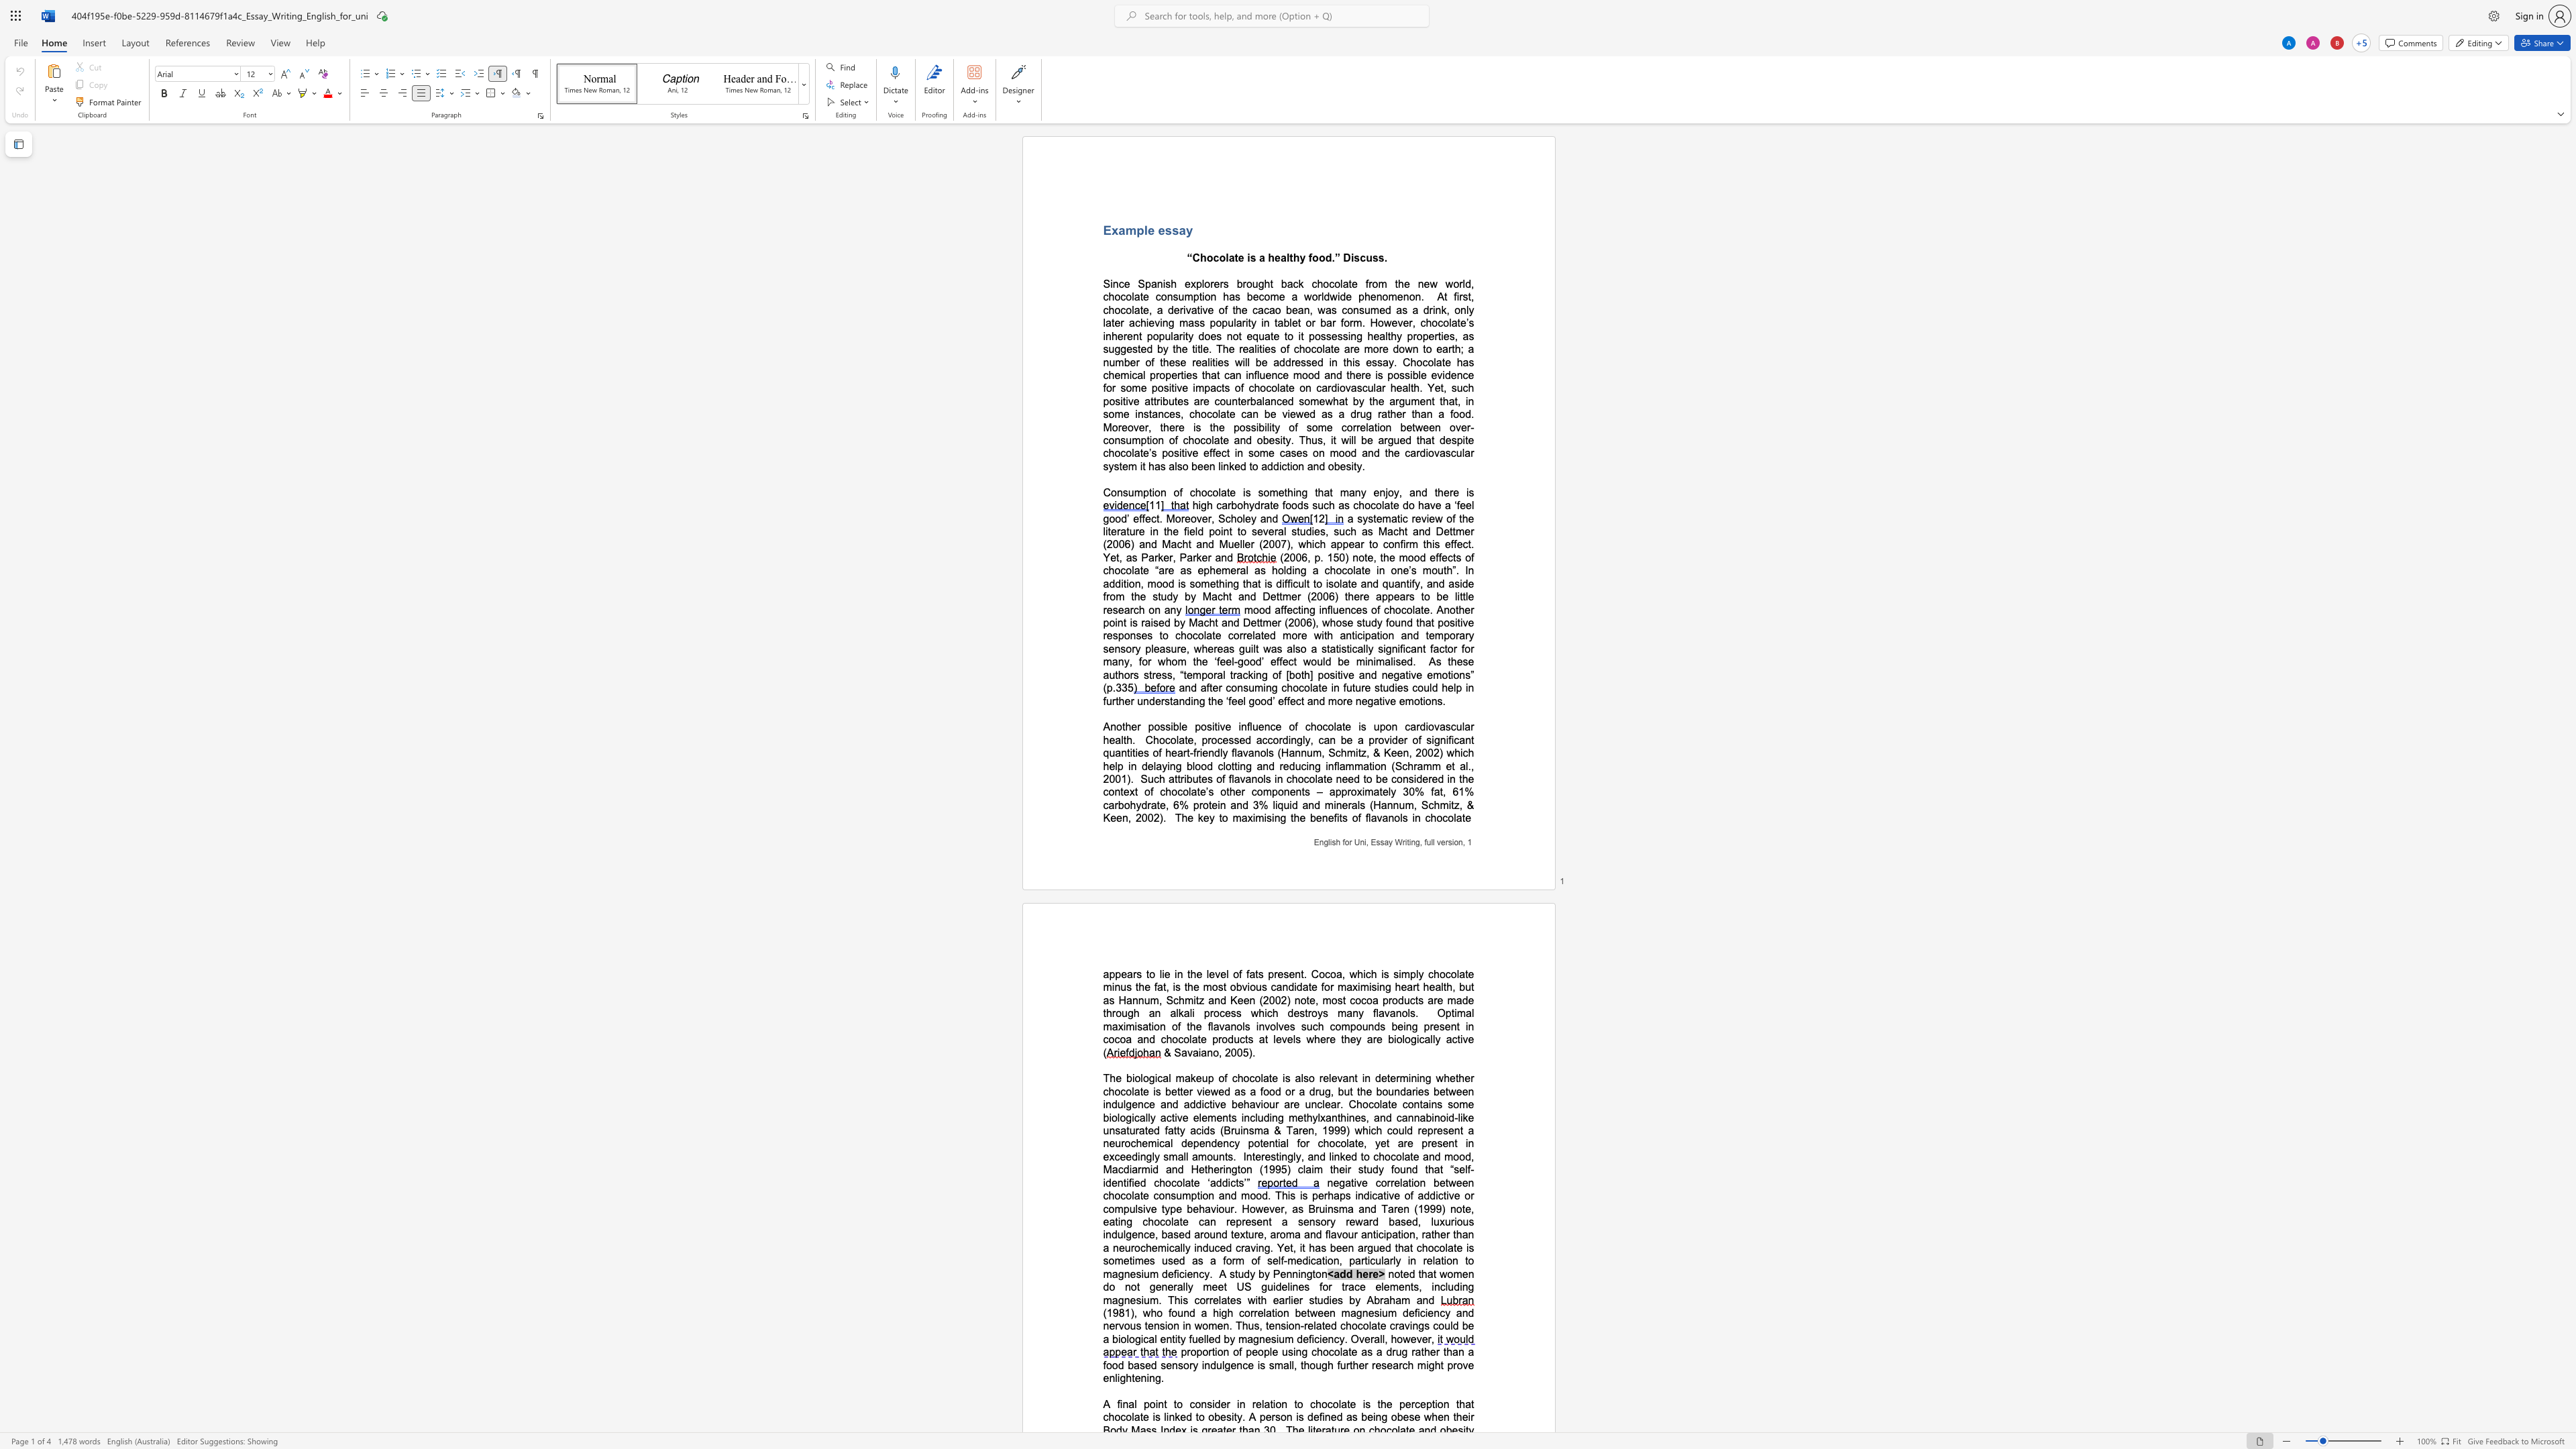 The height and width of the screenshot is (1449, 2576). I want to click on the space between the continuous character "a" and "d" in the text, so click(1339, 1273).